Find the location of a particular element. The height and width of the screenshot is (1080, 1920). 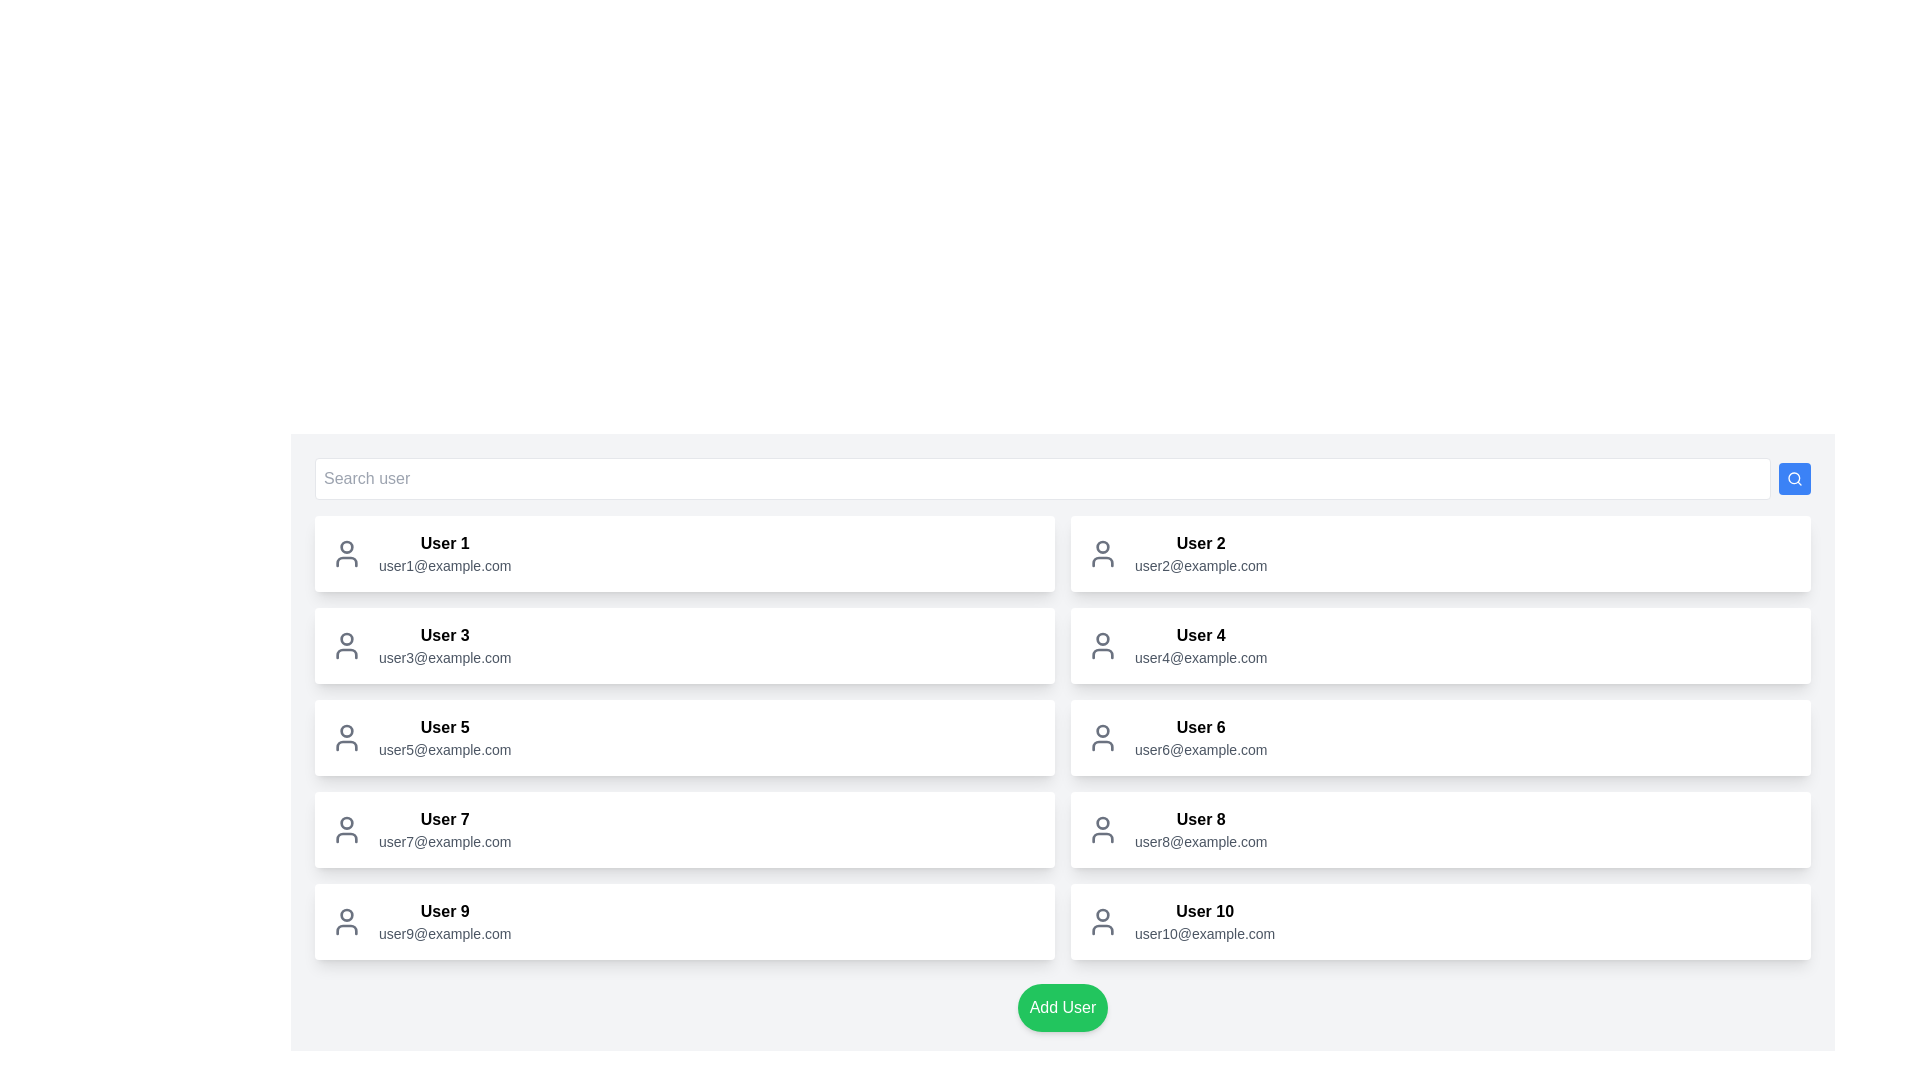

the user card representing a user's profile located in the fourth row of the right column, positioned between 'User 6' and 'User 10' is located at coordinates (1440, 829).